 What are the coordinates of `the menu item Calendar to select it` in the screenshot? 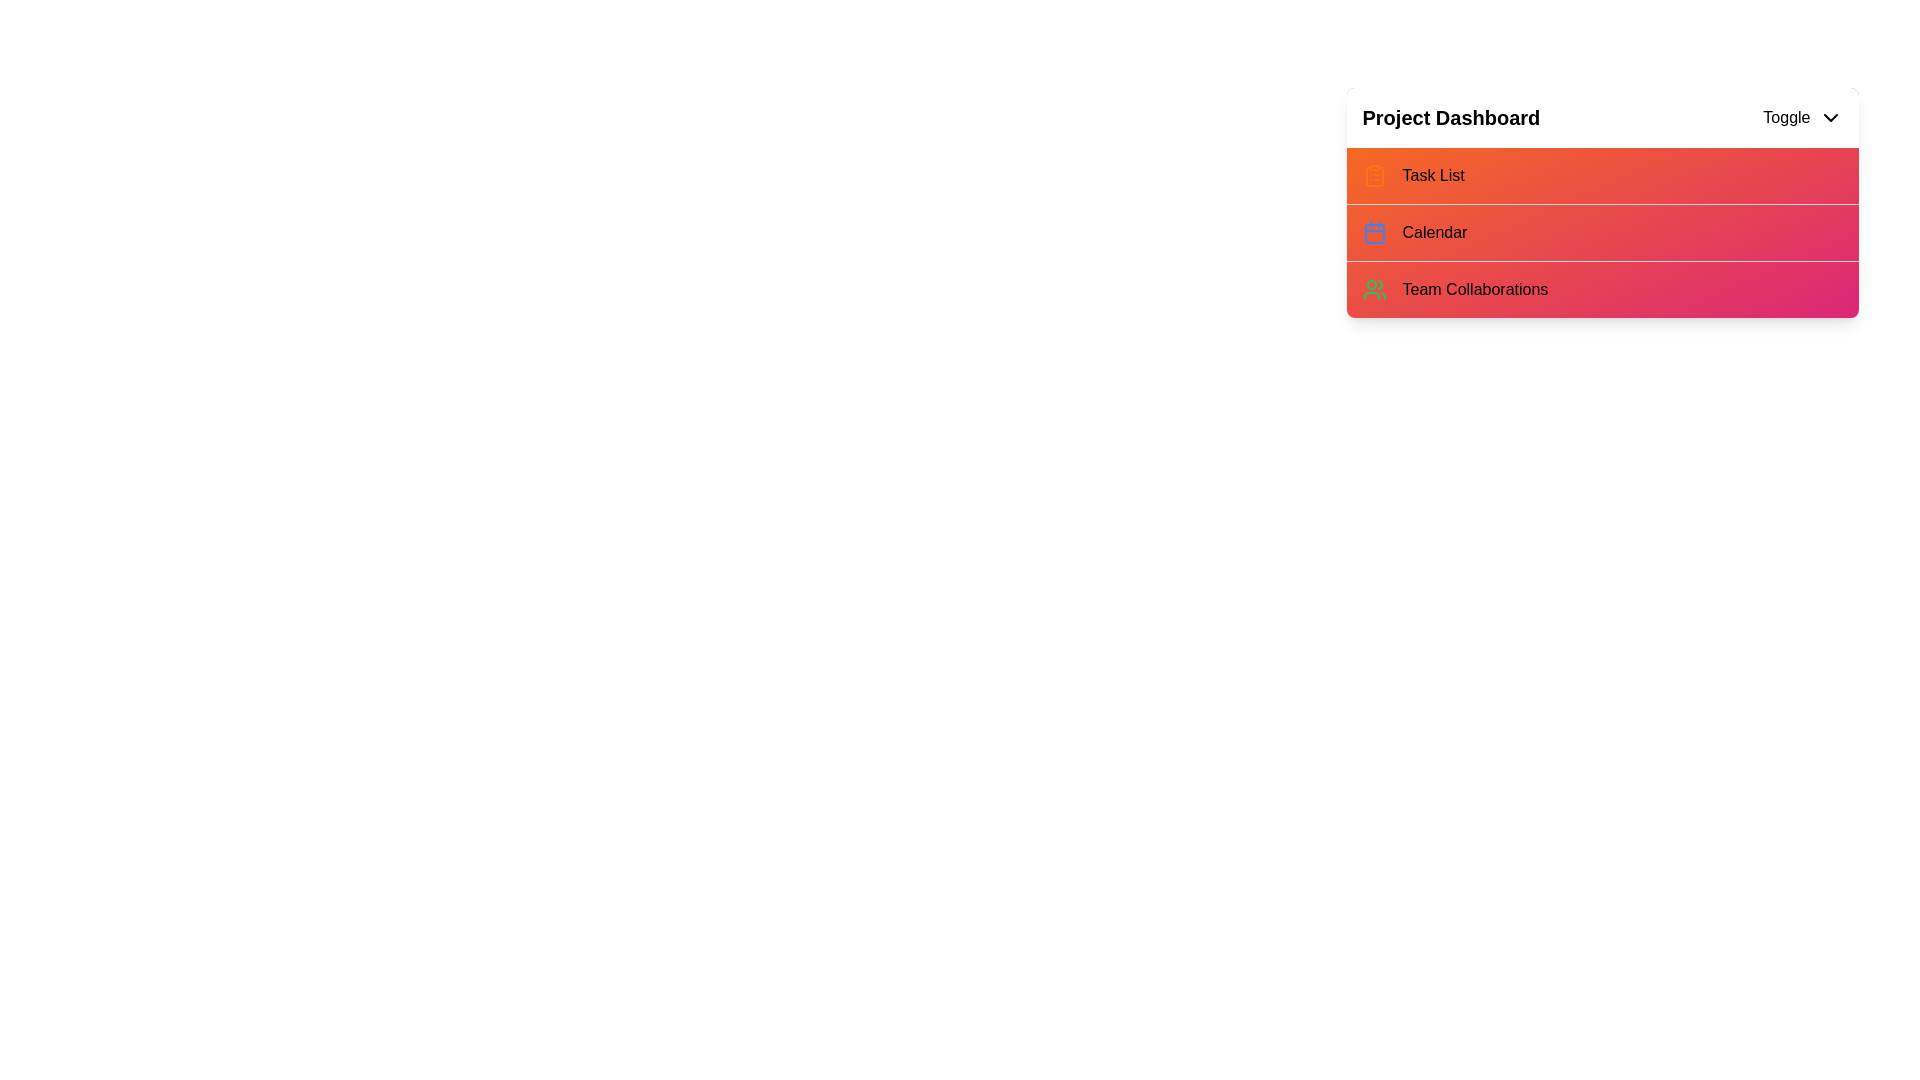 It's located at (1602, 231).